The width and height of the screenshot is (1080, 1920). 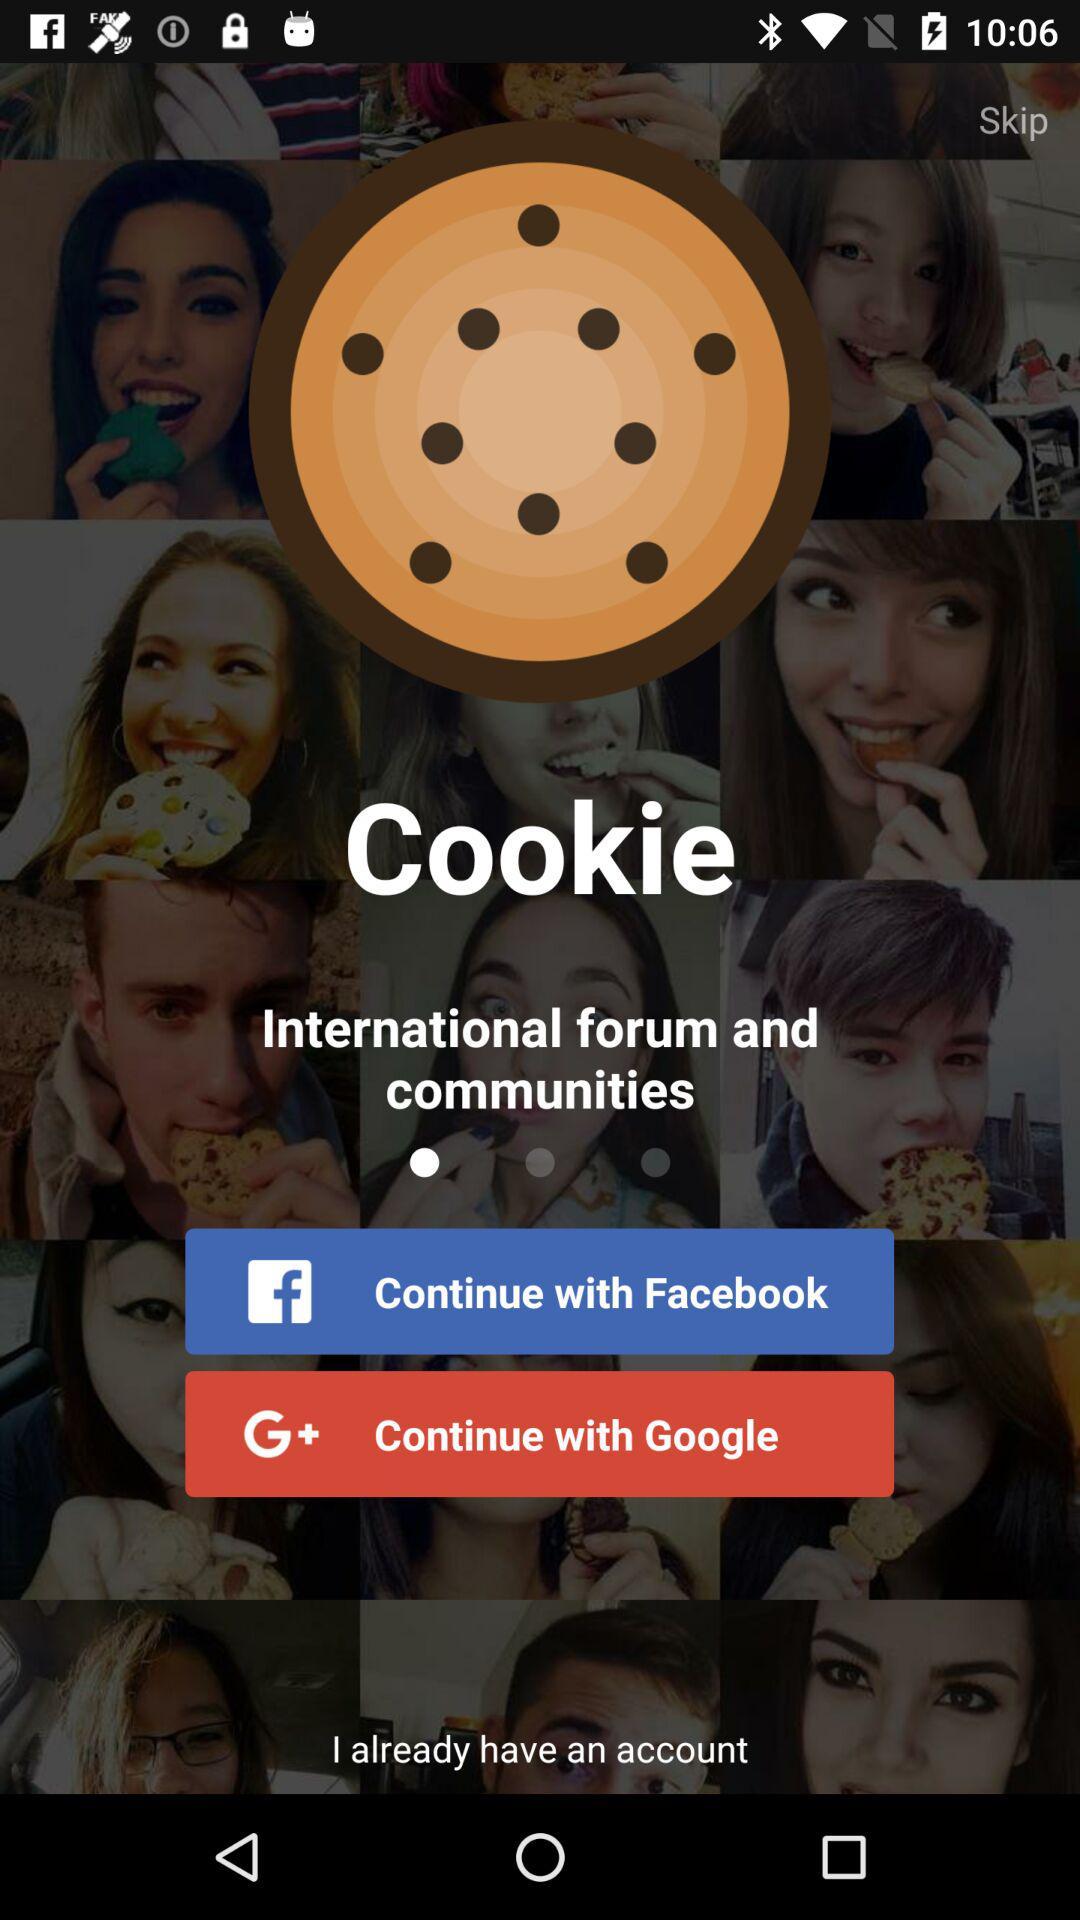 What do you see at coordinates (538, 1433) in the screenshot?
I see `to continue with google` at bounding box center [538, 1433].